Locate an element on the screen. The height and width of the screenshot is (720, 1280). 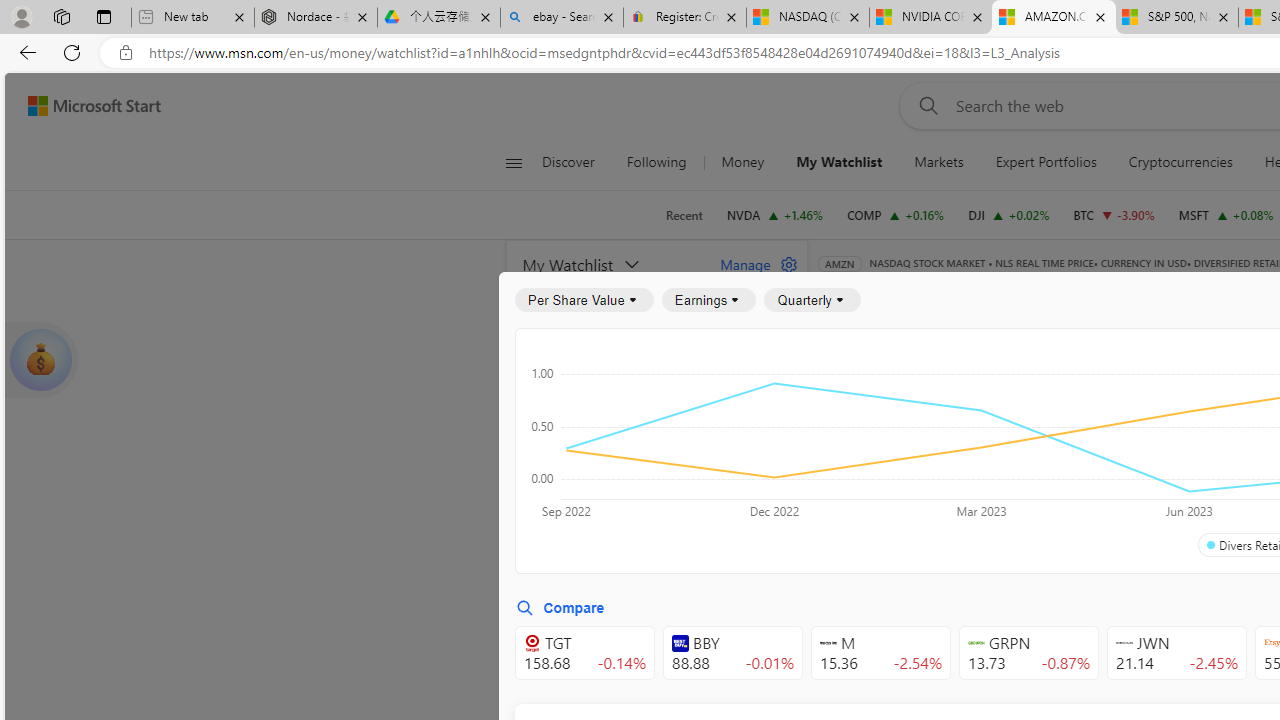
'Earnings' is located at coordinates (708, 300).